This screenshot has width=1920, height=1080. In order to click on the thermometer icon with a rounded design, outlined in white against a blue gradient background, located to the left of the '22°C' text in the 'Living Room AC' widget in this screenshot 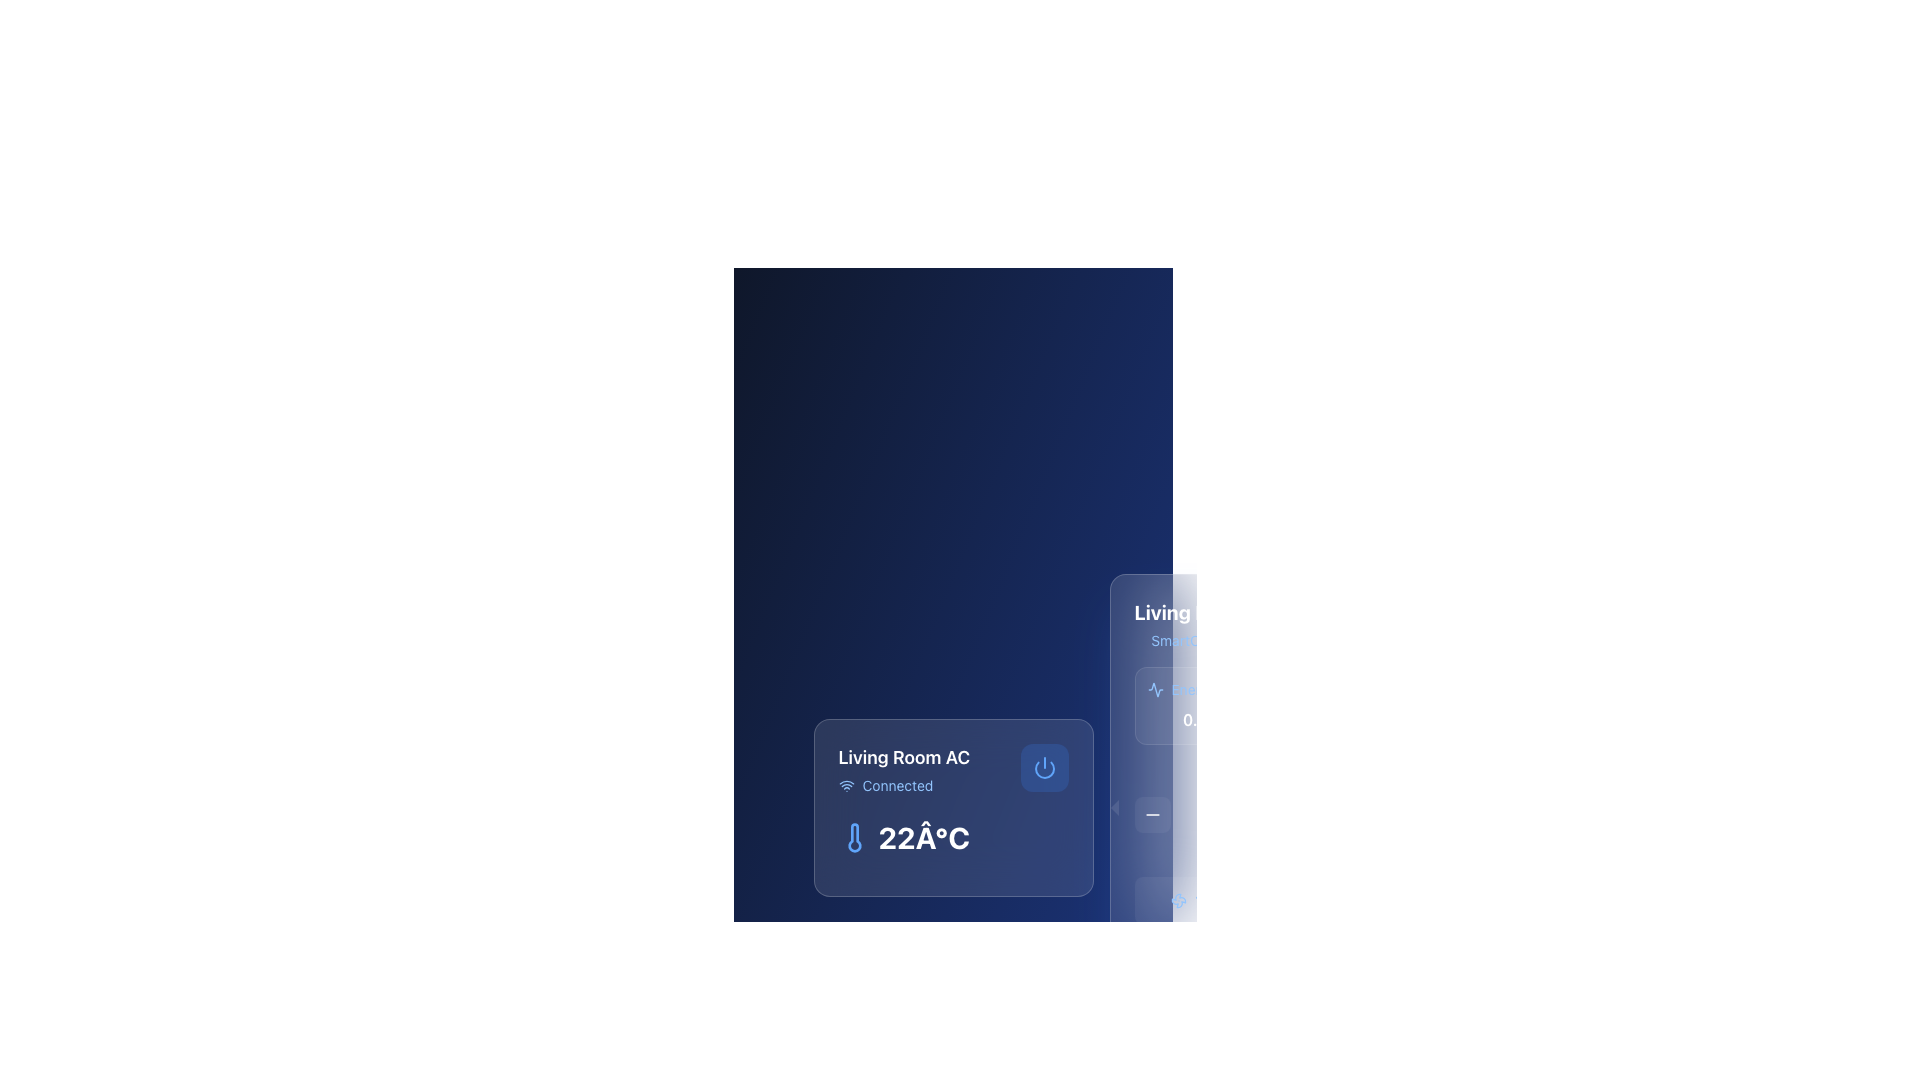, I will do `click(854, 837)`.